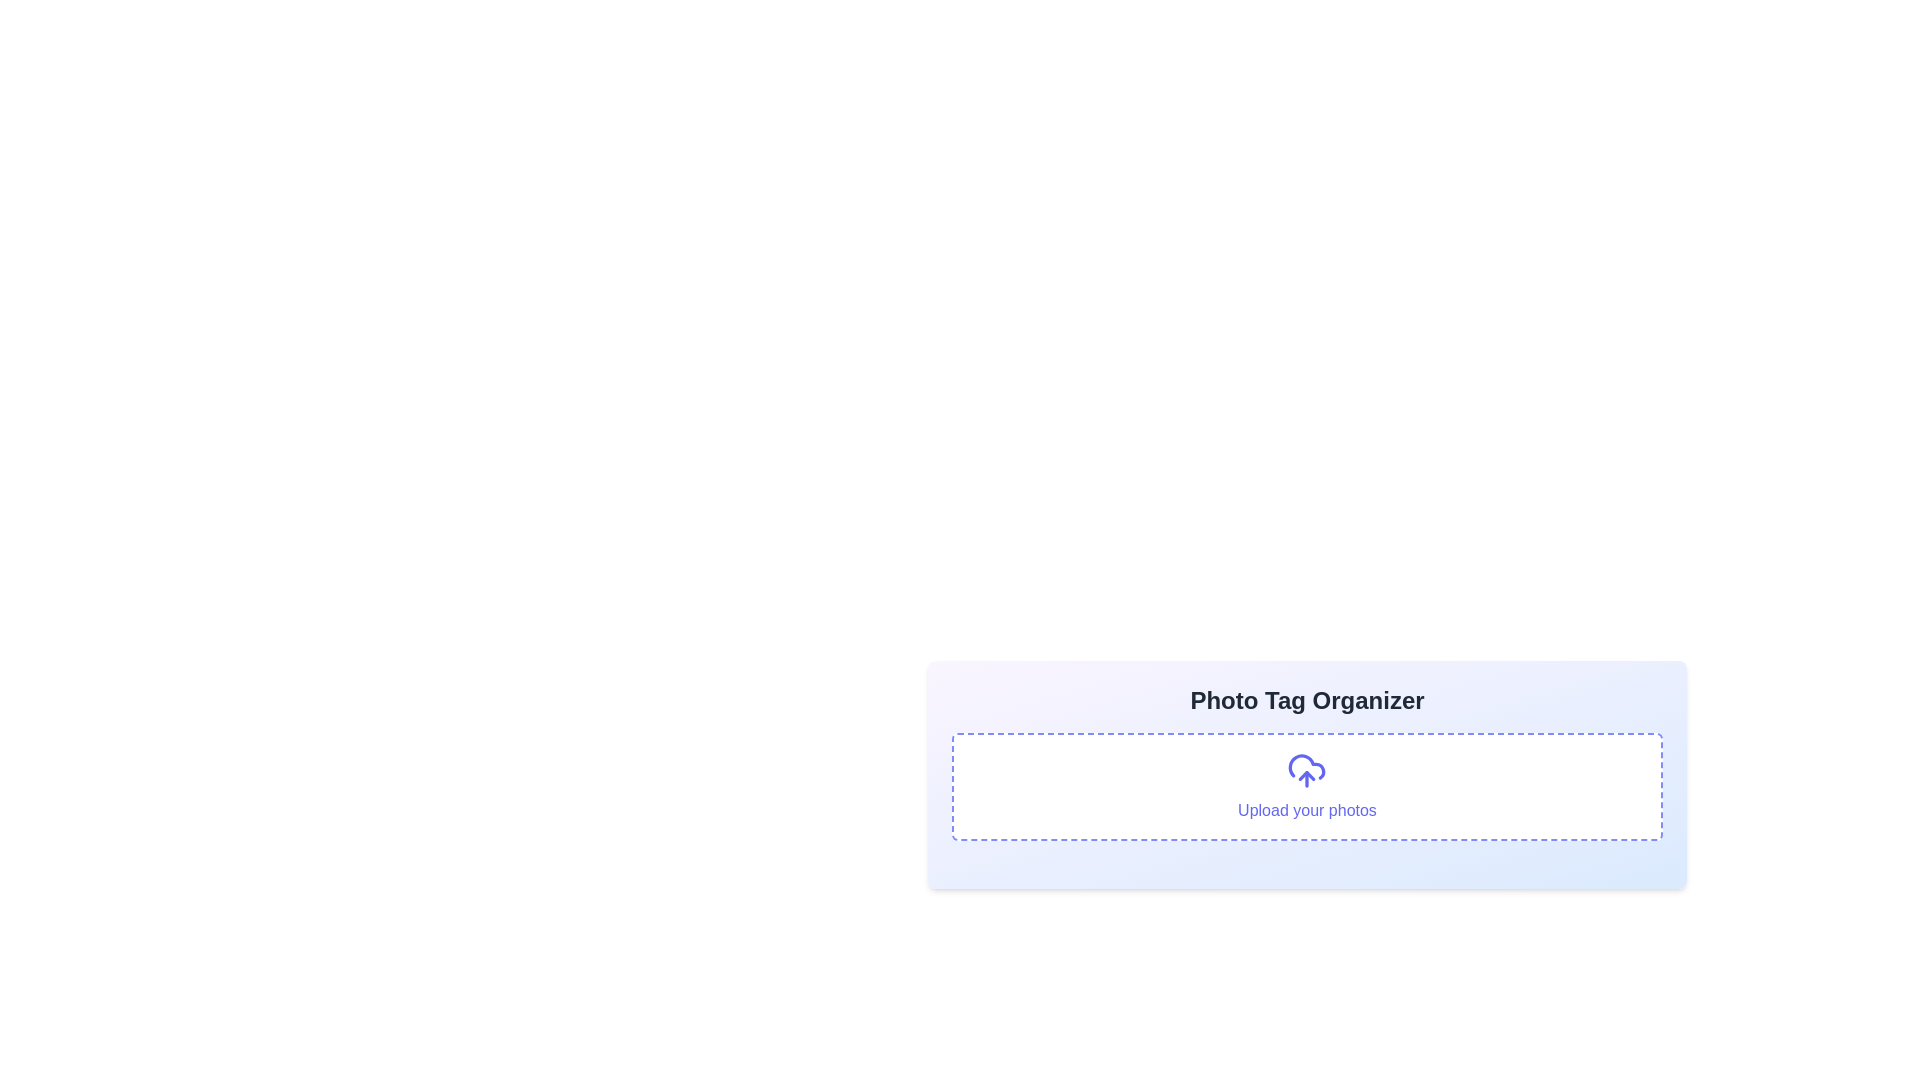  Describe the element at coordinates (1307, 766) in the screenshot. I see `the area above the text label 'Upload your photos', which is centered within the dashed border area of the 'Photo Tag Organizer' section` at that location.